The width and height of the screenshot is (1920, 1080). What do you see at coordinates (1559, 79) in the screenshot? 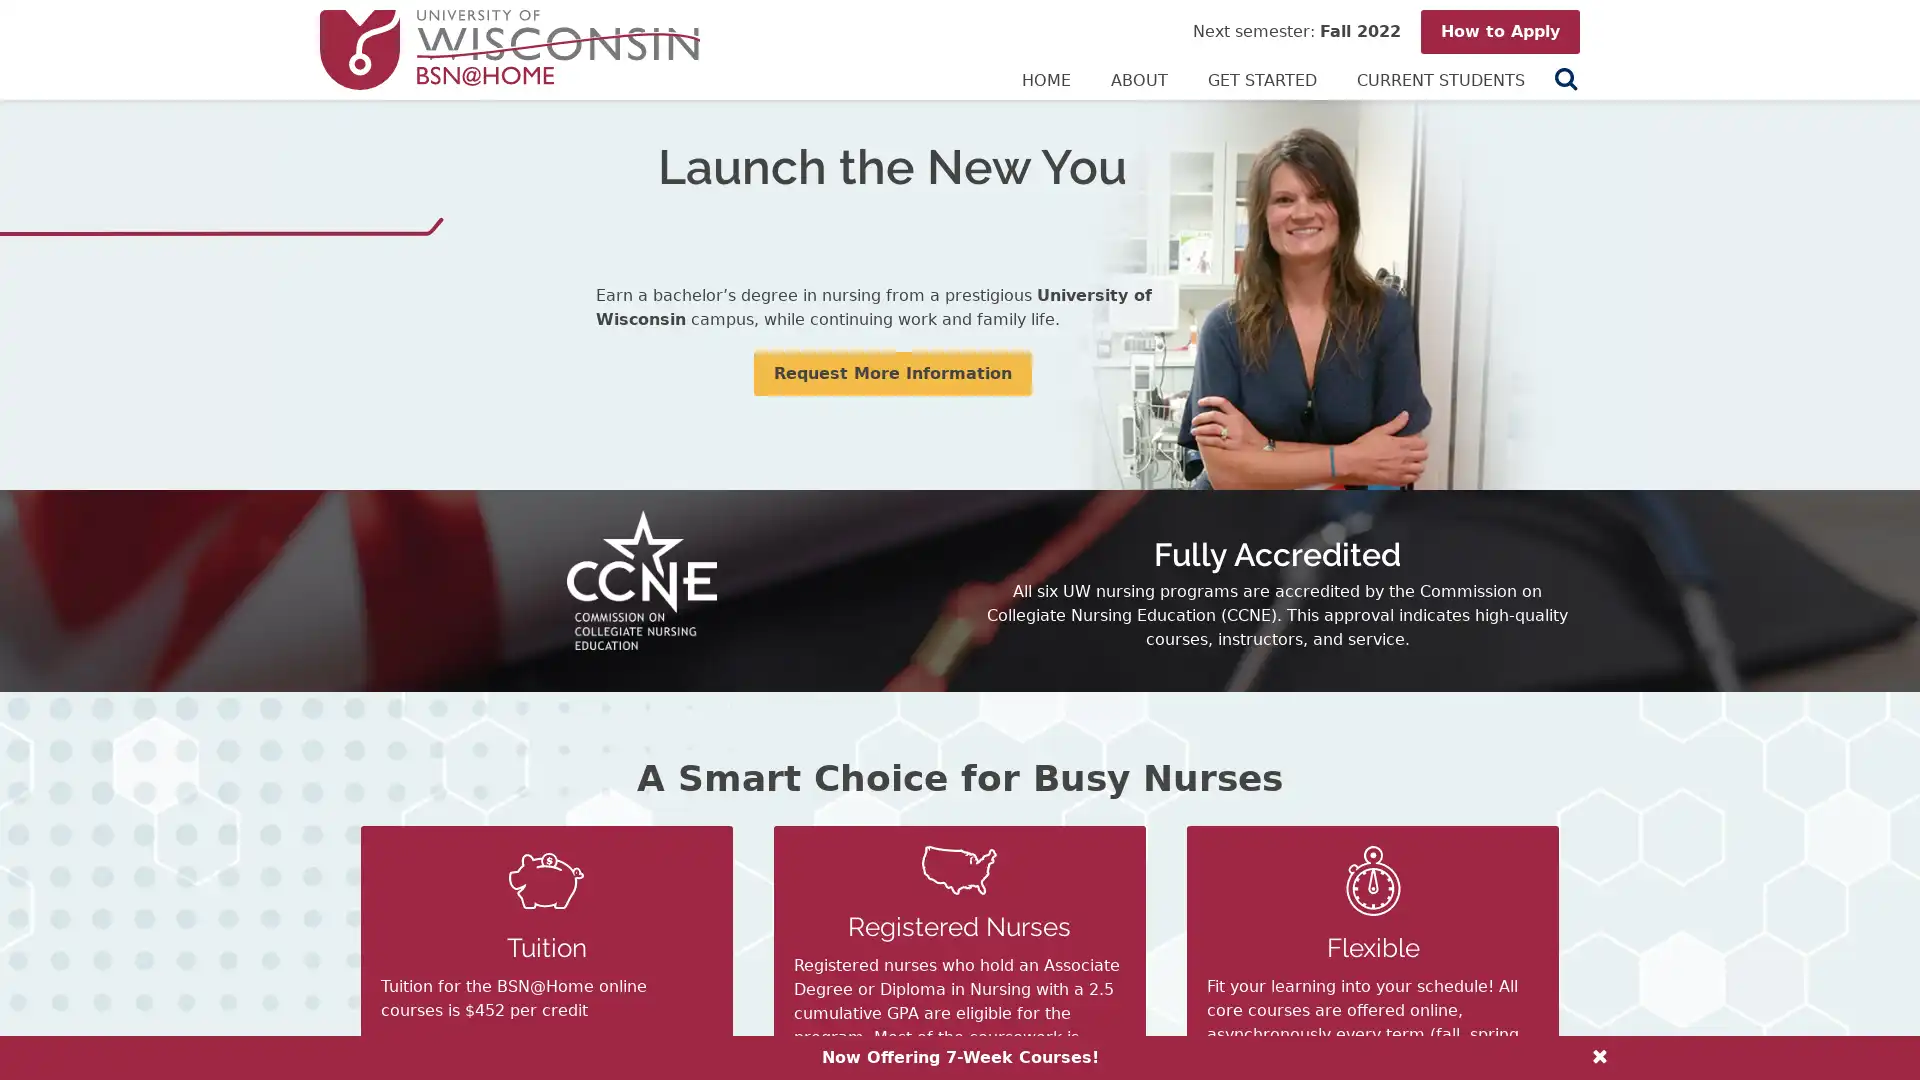
I see `Go!` at bounding box center [1559, 79].